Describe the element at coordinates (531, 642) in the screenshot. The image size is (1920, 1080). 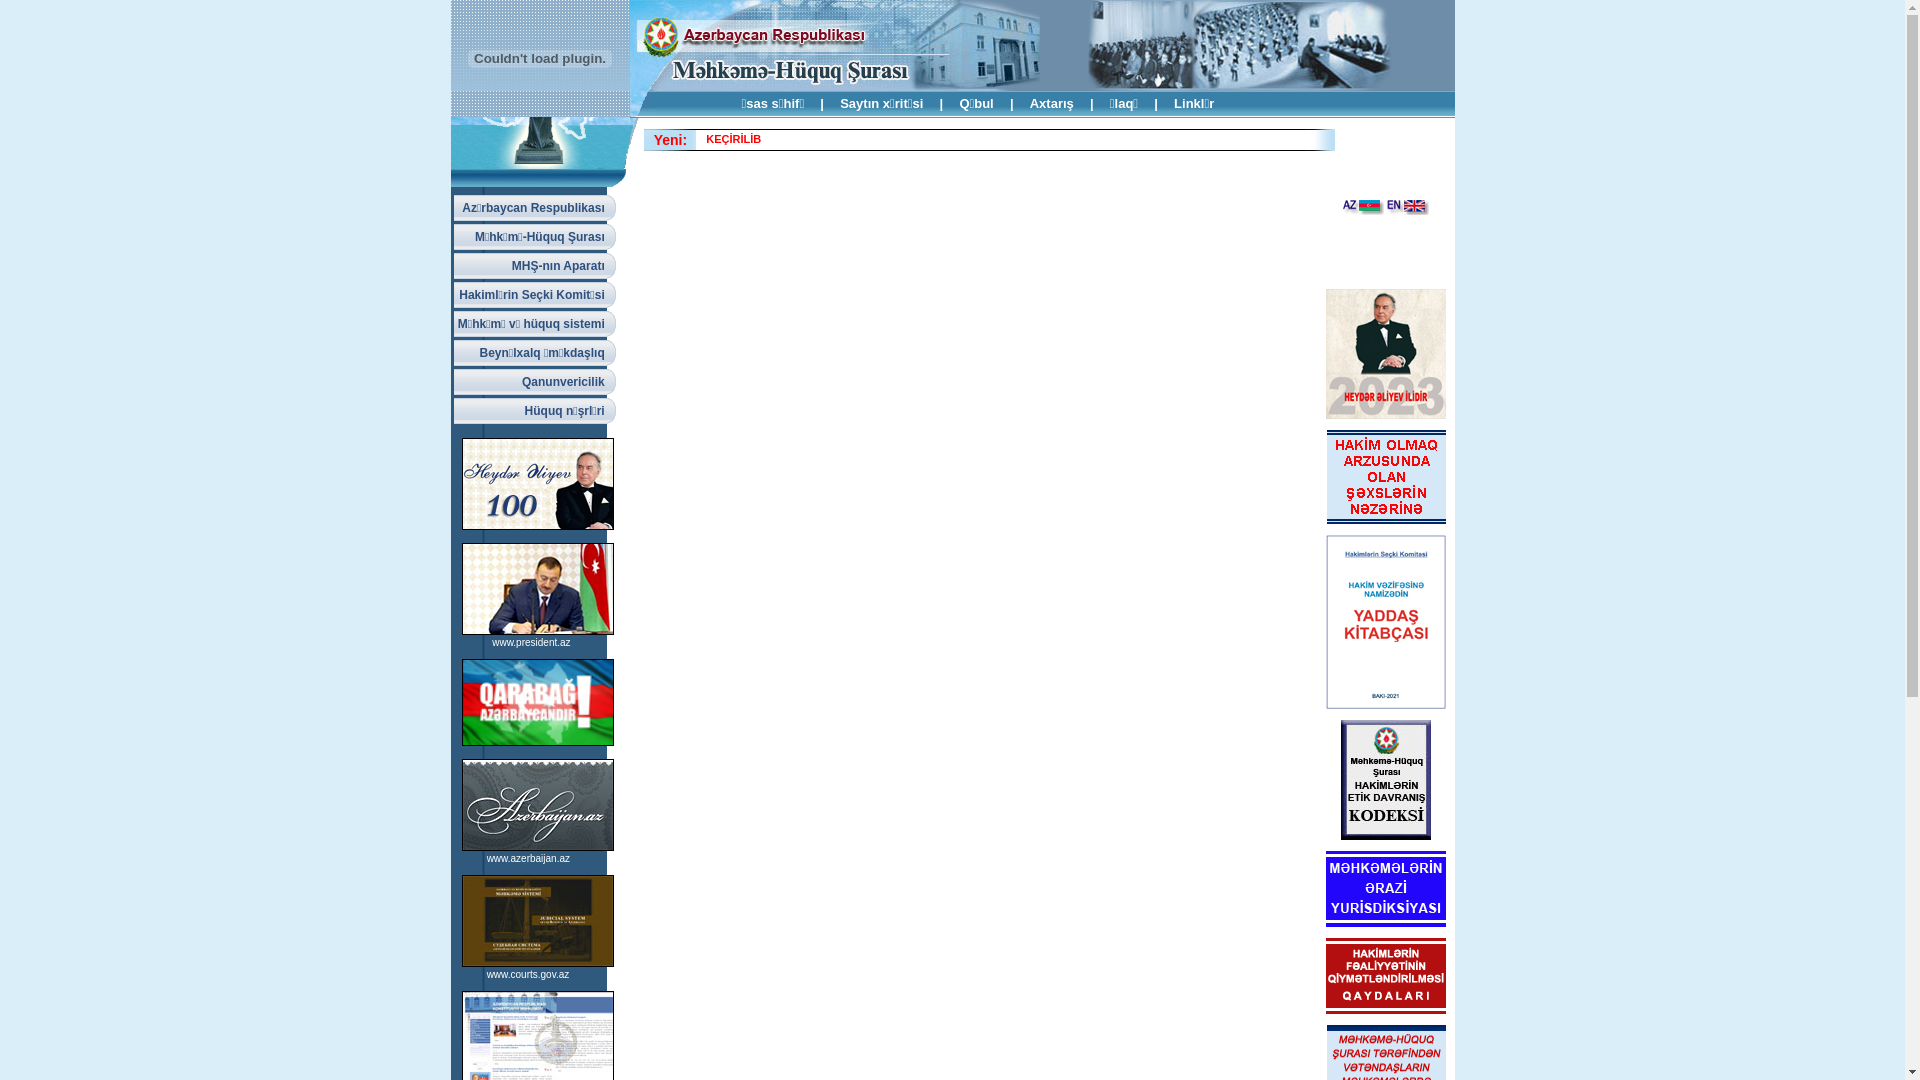
I see `'www.president.az'` at that location.